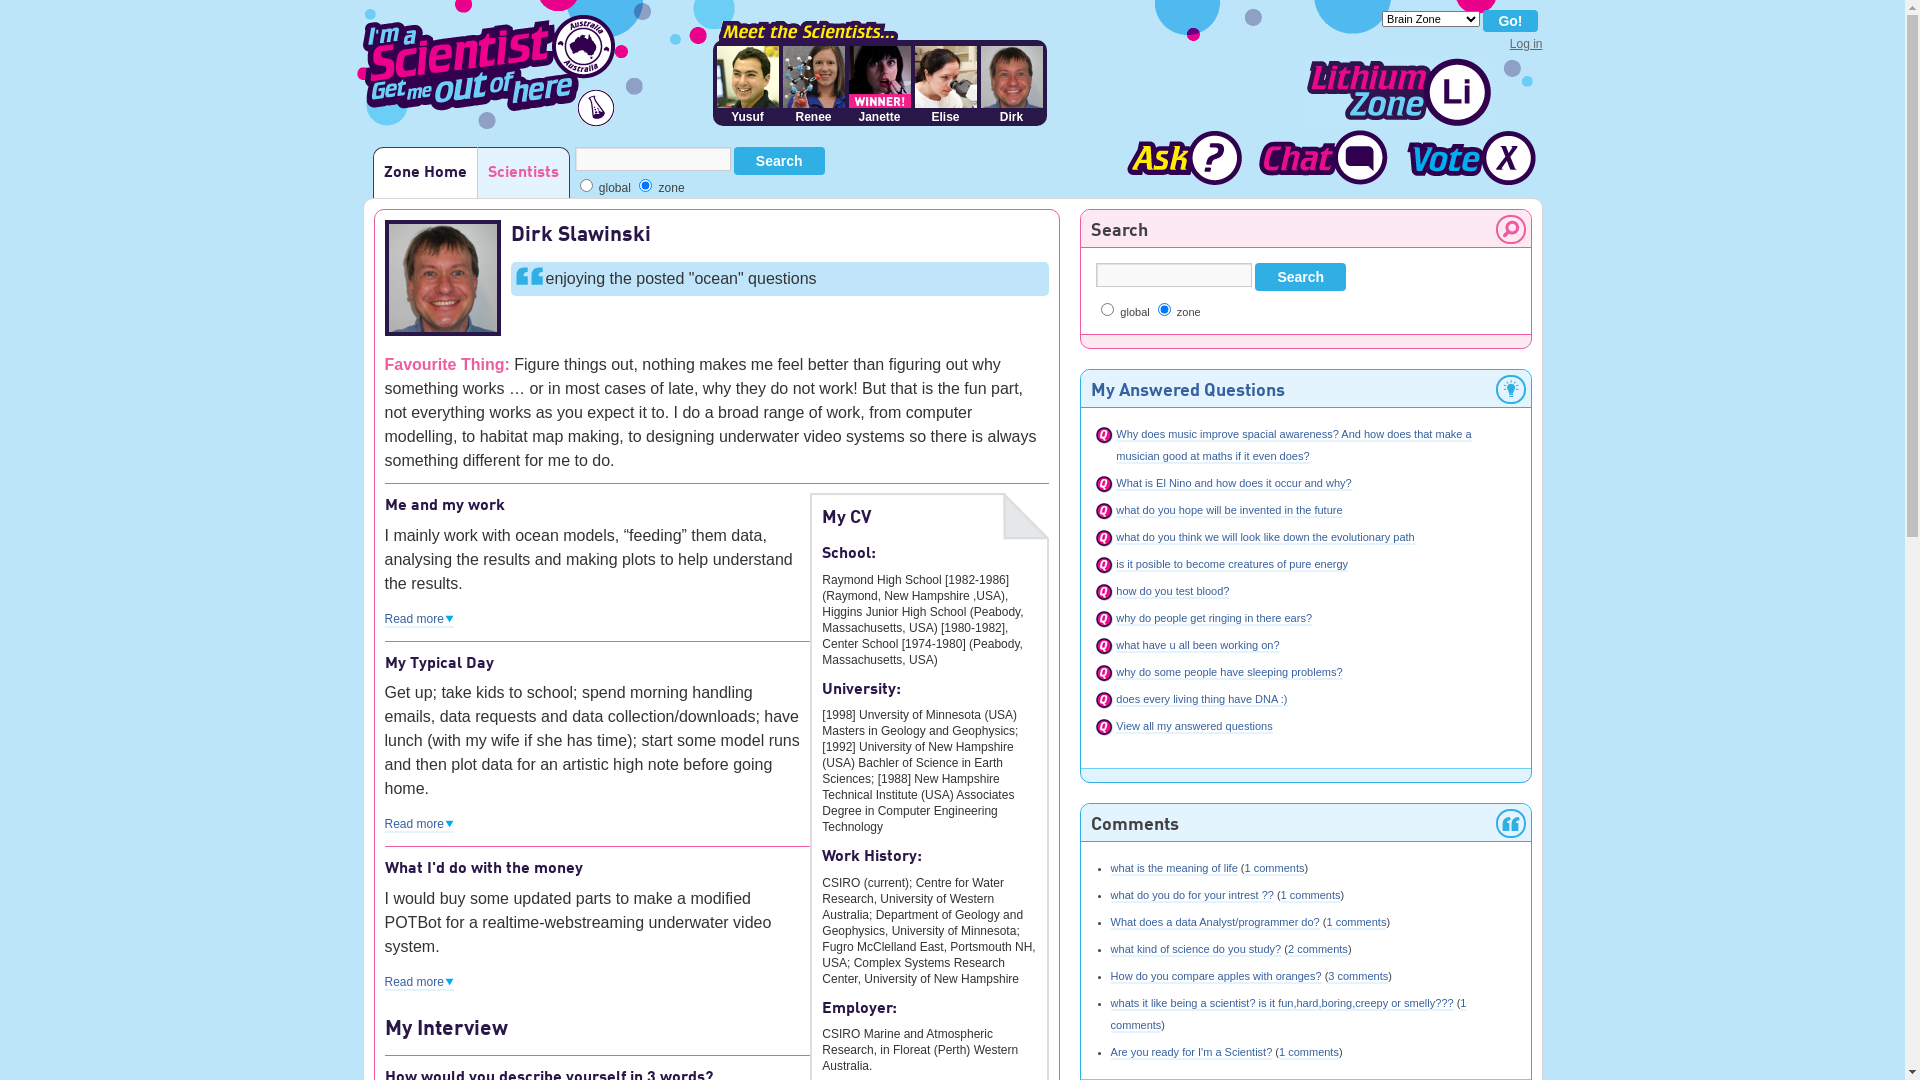  Describe the element at coordinates (1188, 392) in the screenshot. I see `'My Answered Questions'` at that location.